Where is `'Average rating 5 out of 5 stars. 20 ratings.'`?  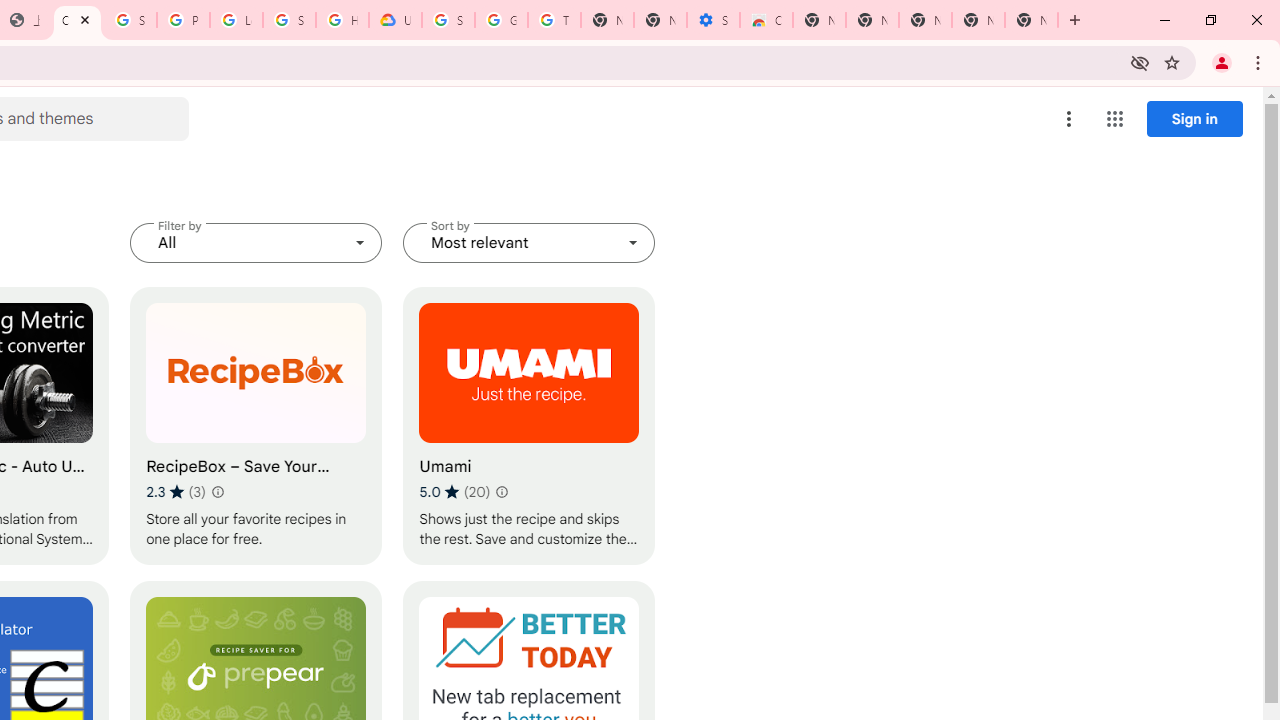 'Average rating 5 out of 5 stars. 20 ratings.' is located at coordinates (454, 491).